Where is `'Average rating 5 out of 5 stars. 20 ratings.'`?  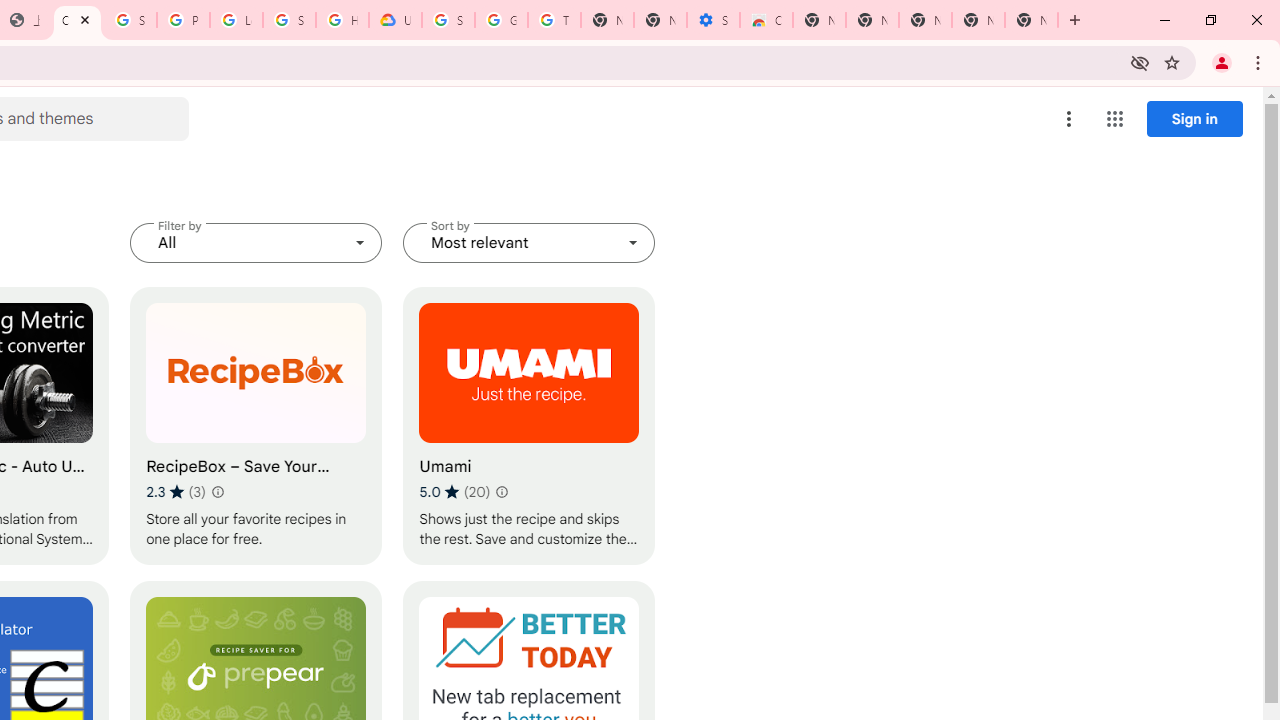 'Average rating 5 out of 5 stars. 20 ratings.' is located at coordinates (454, 491).